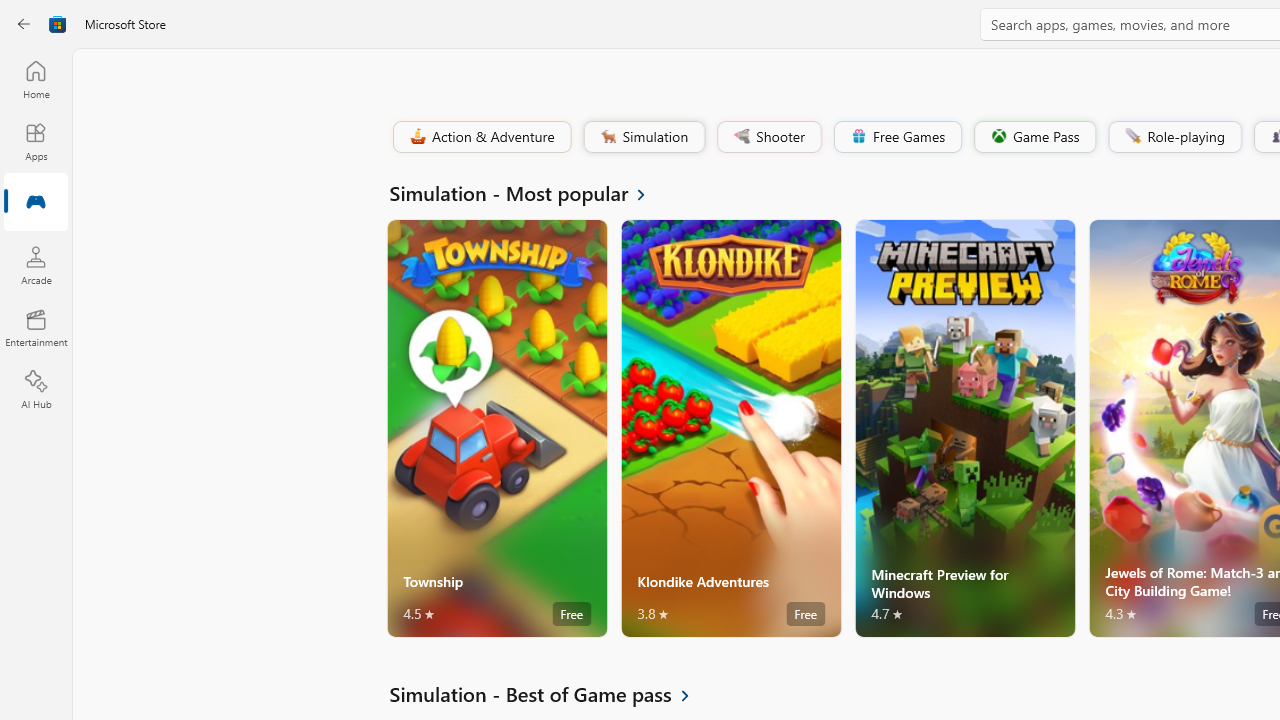  Describe the element at coordinates (24, 24) in the screenshot. I see `'Back'` at that location.